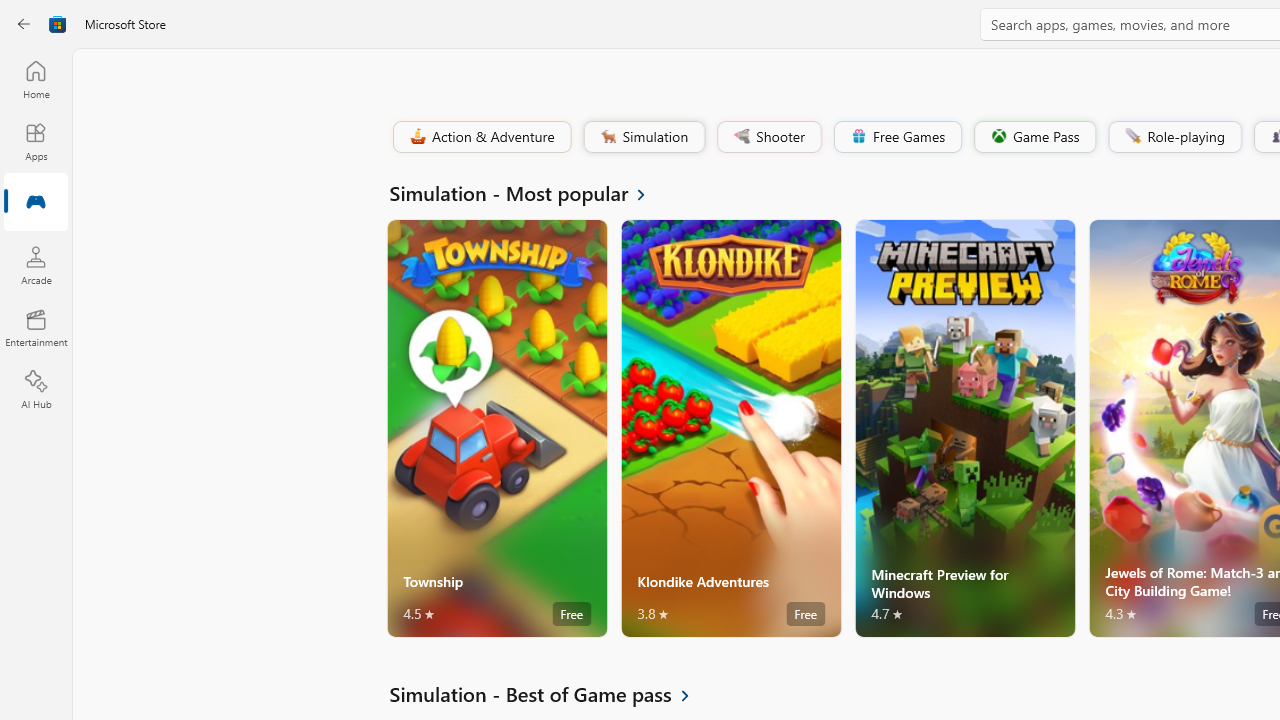  Describe the element at coordinates (24, 24) in the screenshot. I see `'Back'` at that location.